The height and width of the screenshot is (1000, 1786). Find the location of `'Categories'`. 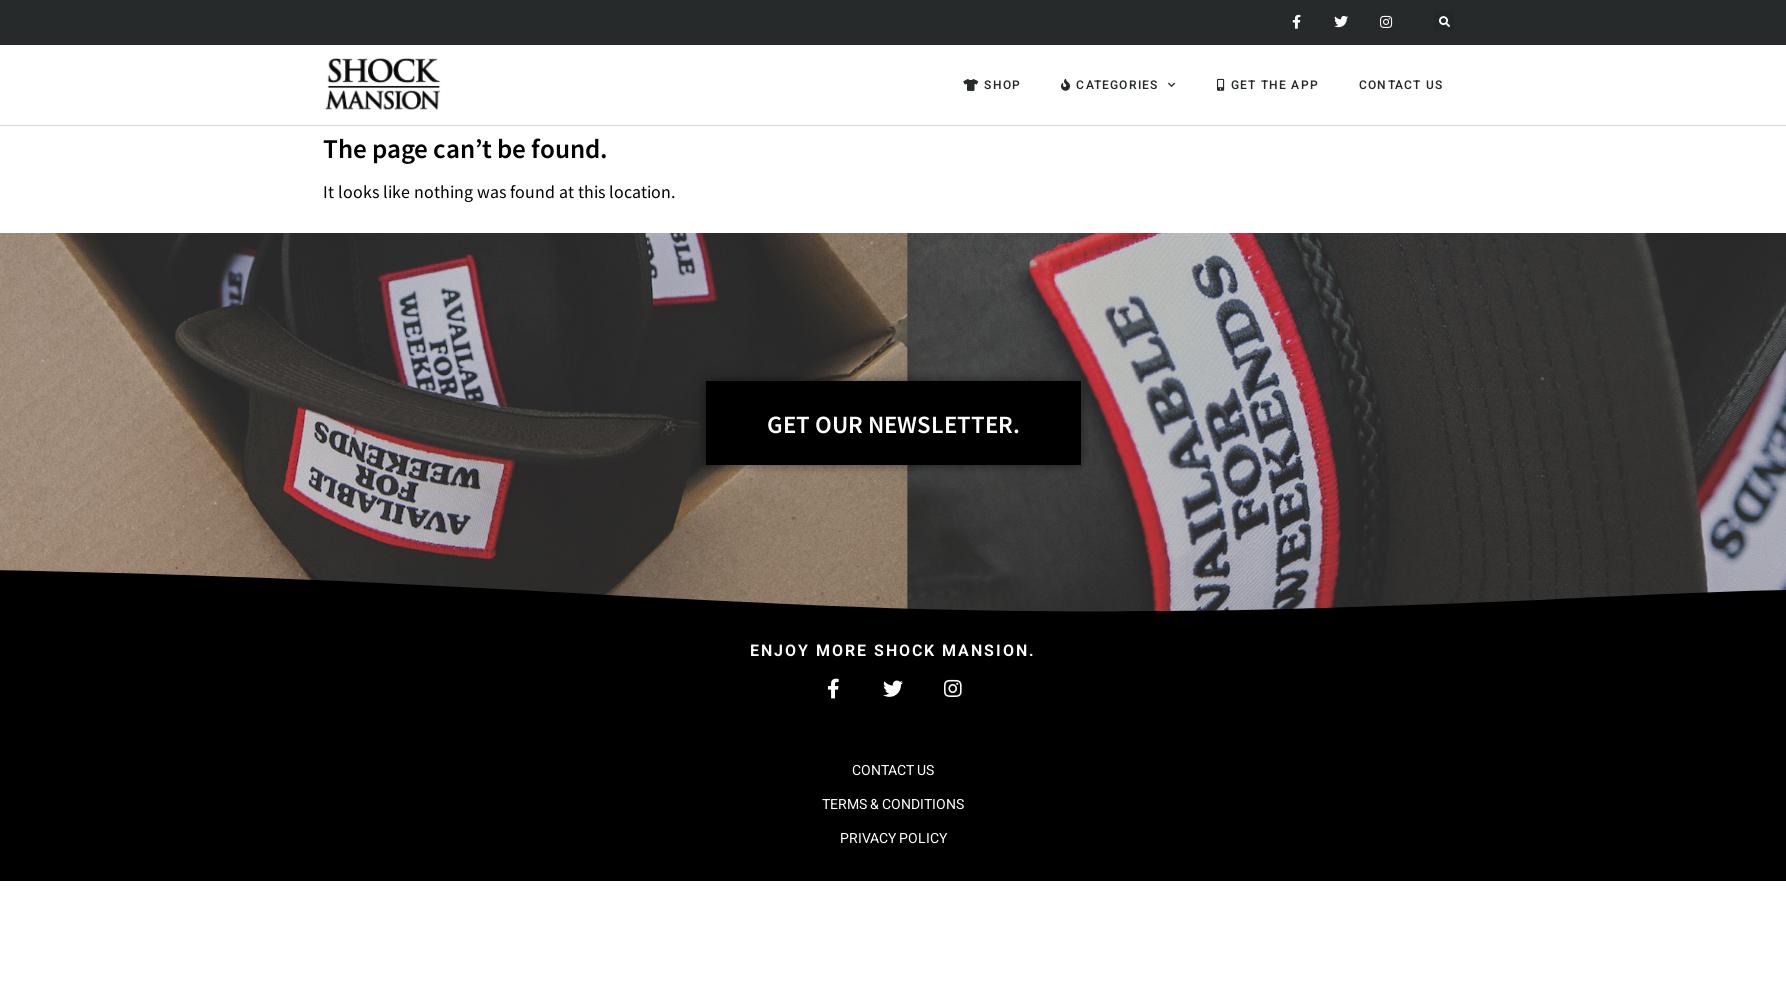

'Categories' is located at coordinates (1115, 84).